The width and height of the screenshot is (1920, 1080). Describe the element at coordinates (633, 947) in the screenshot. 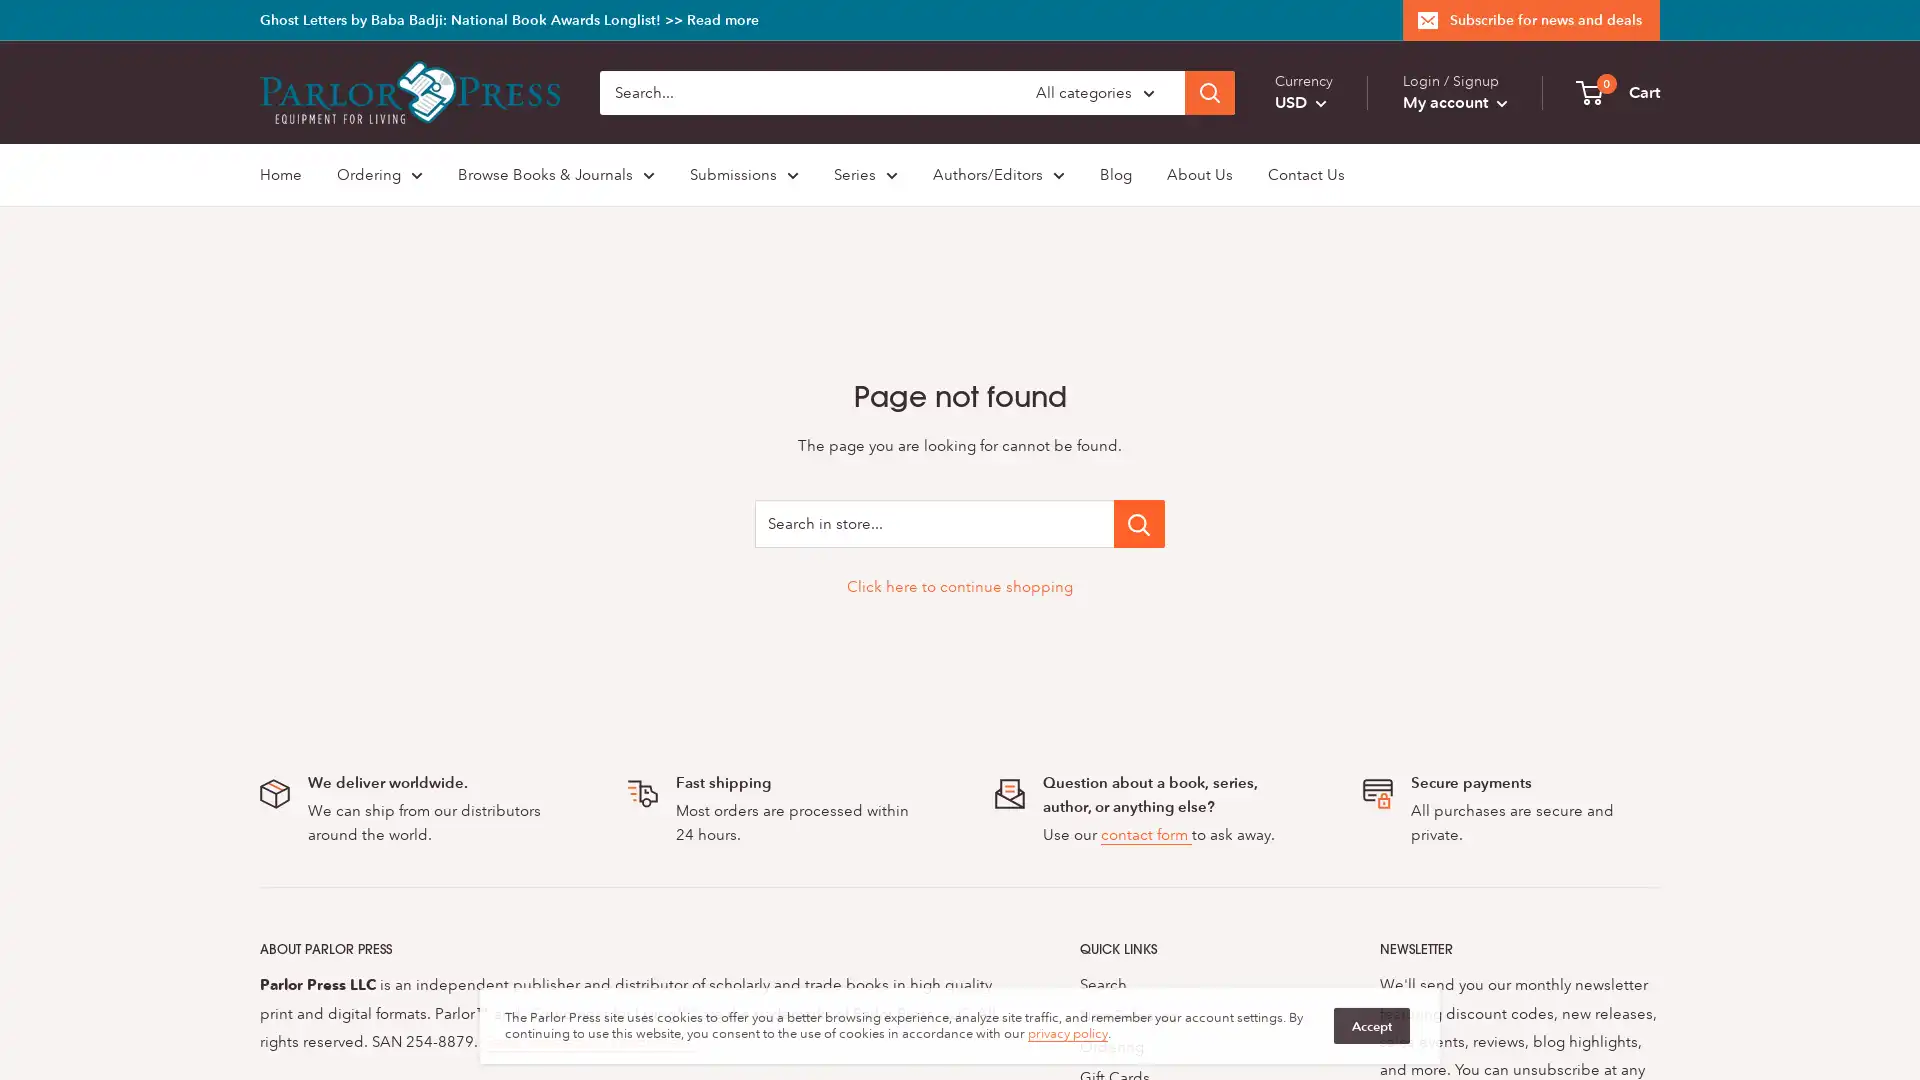

I see `ABOUT PARLOR PRESS` at that location.